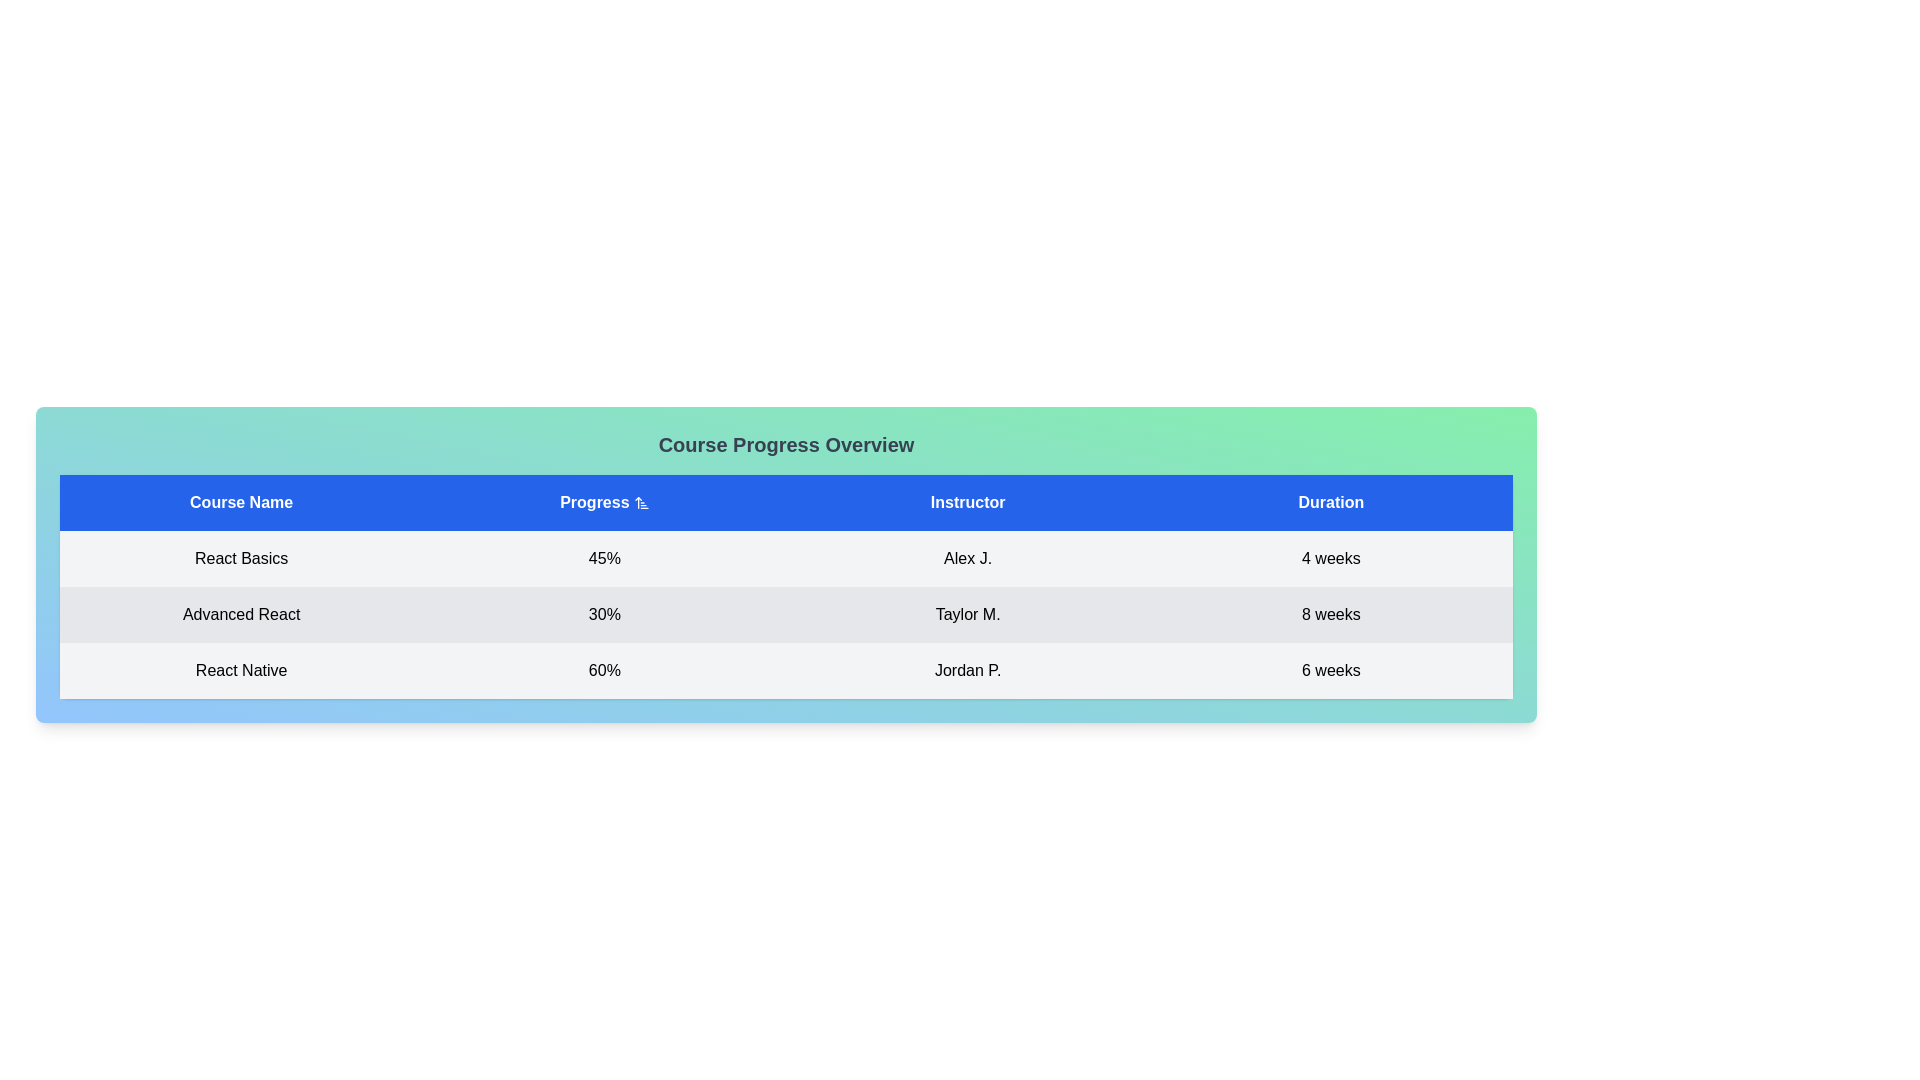 The height and width of the screenshot is (1080, 1920). I want to click on the second row of the table displaying information about the 'Advanced React' course, so click(785, 613).